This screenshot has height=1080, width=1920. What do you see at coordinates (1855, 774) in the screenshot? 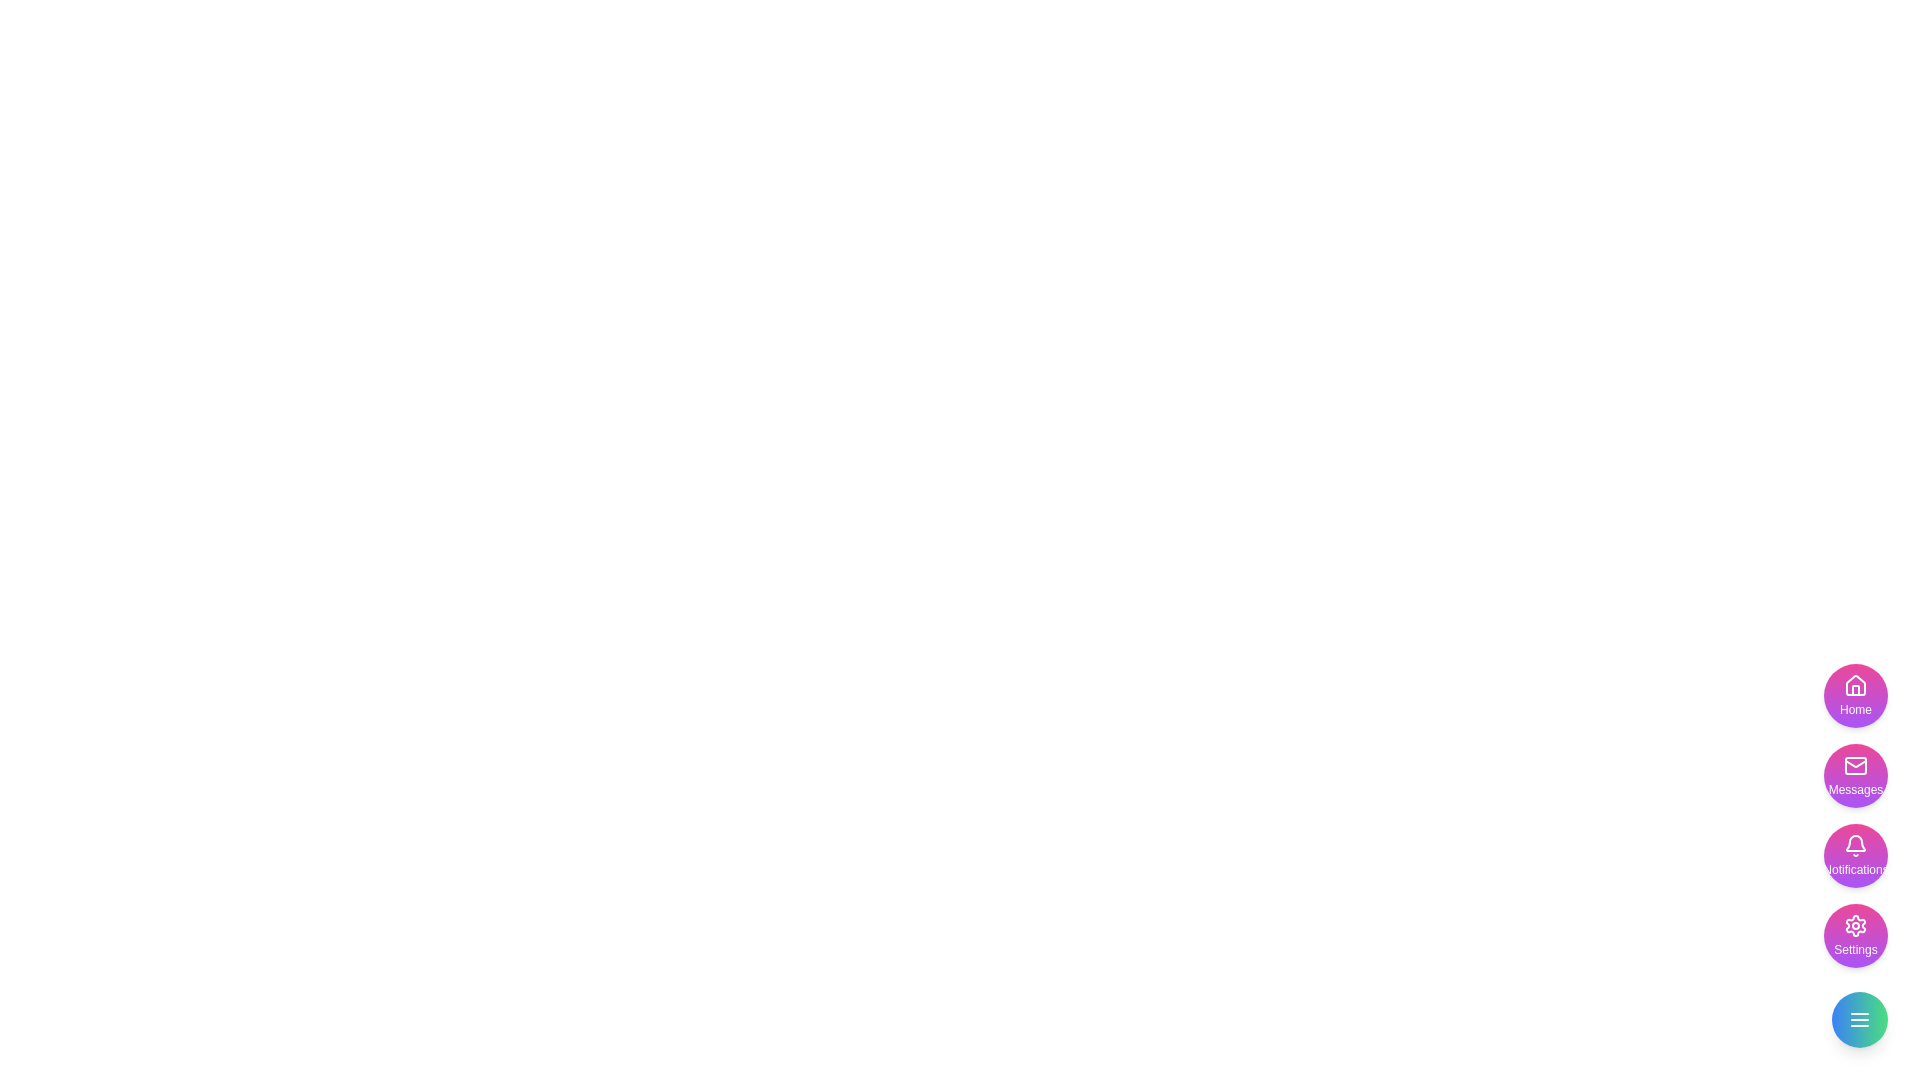
I see `the button located at the bottom-right corner of the interface, which is the second button in a vertical stack` at bounding box center [1855, 774].